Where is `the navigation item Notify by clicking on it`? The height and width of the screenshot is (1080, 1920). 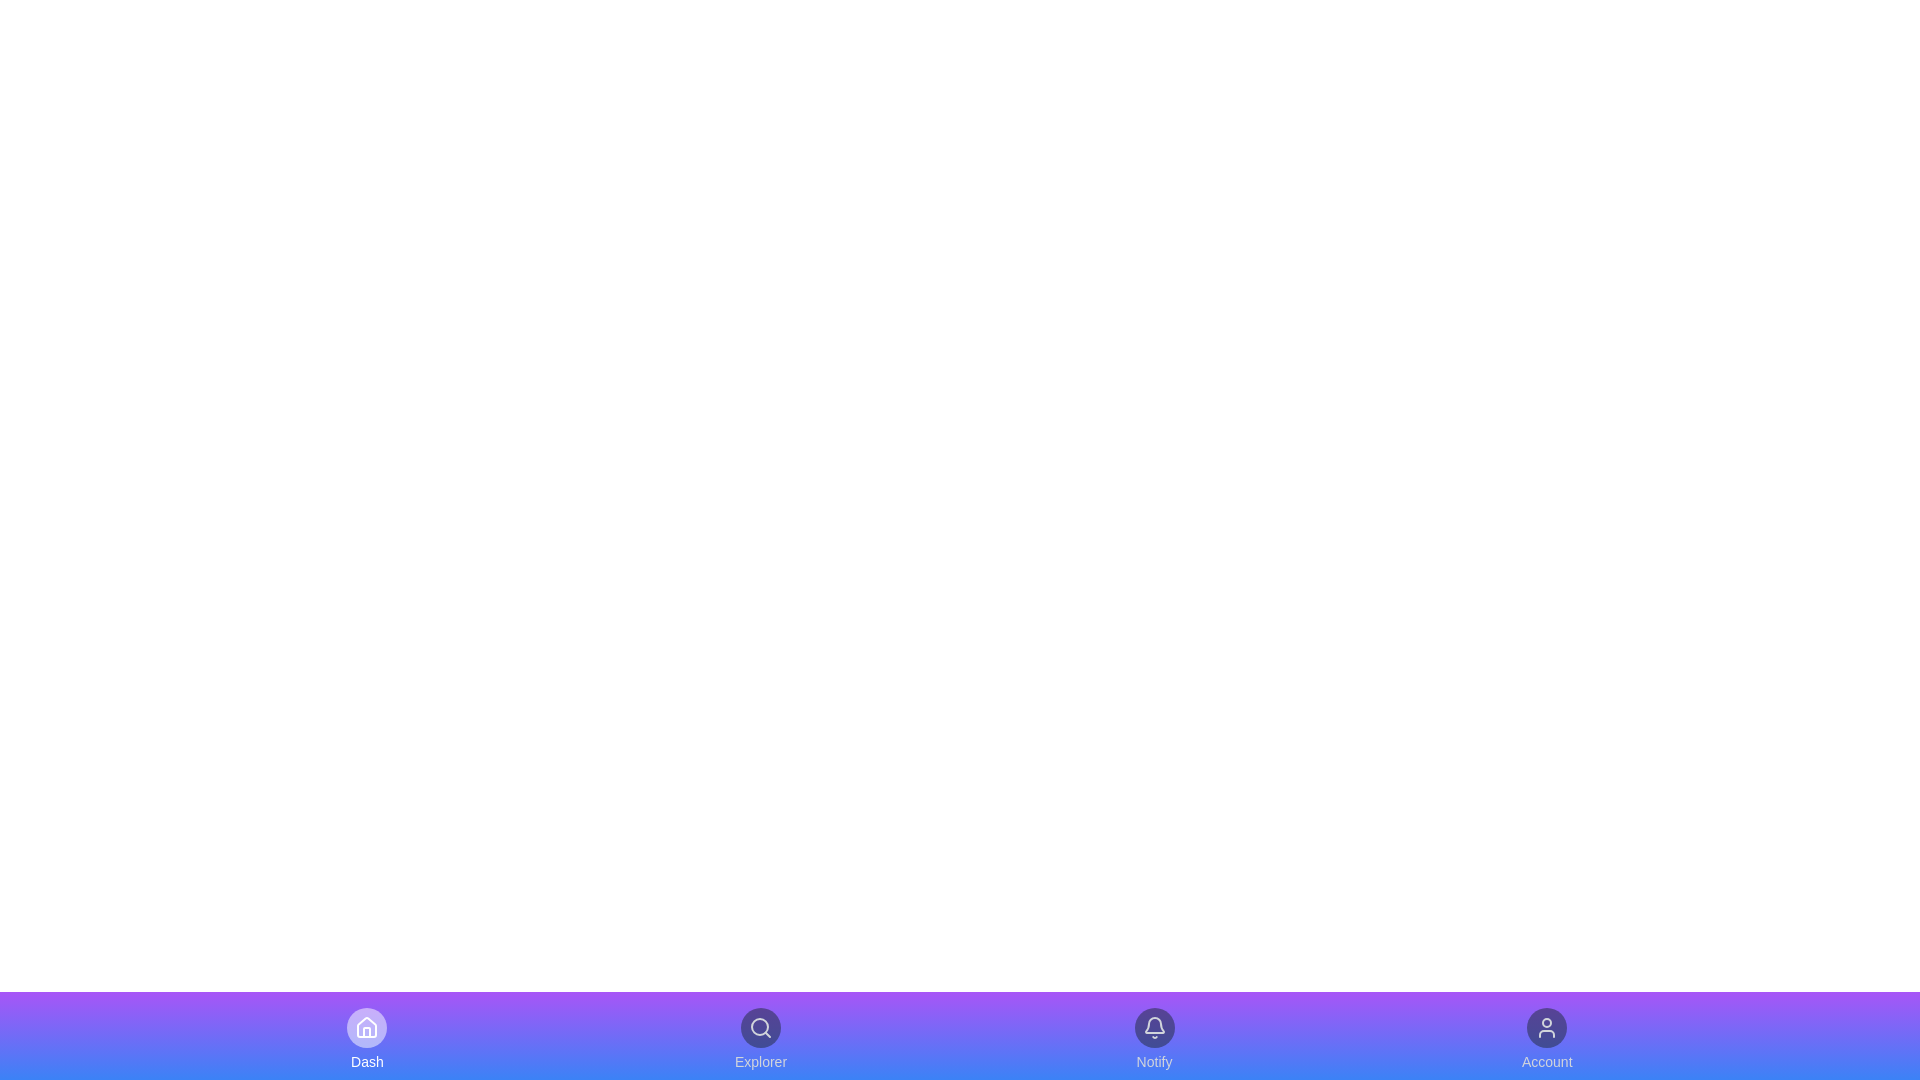 the navigation item Notify by clicking on it is located at coordinates (1154, 1039).